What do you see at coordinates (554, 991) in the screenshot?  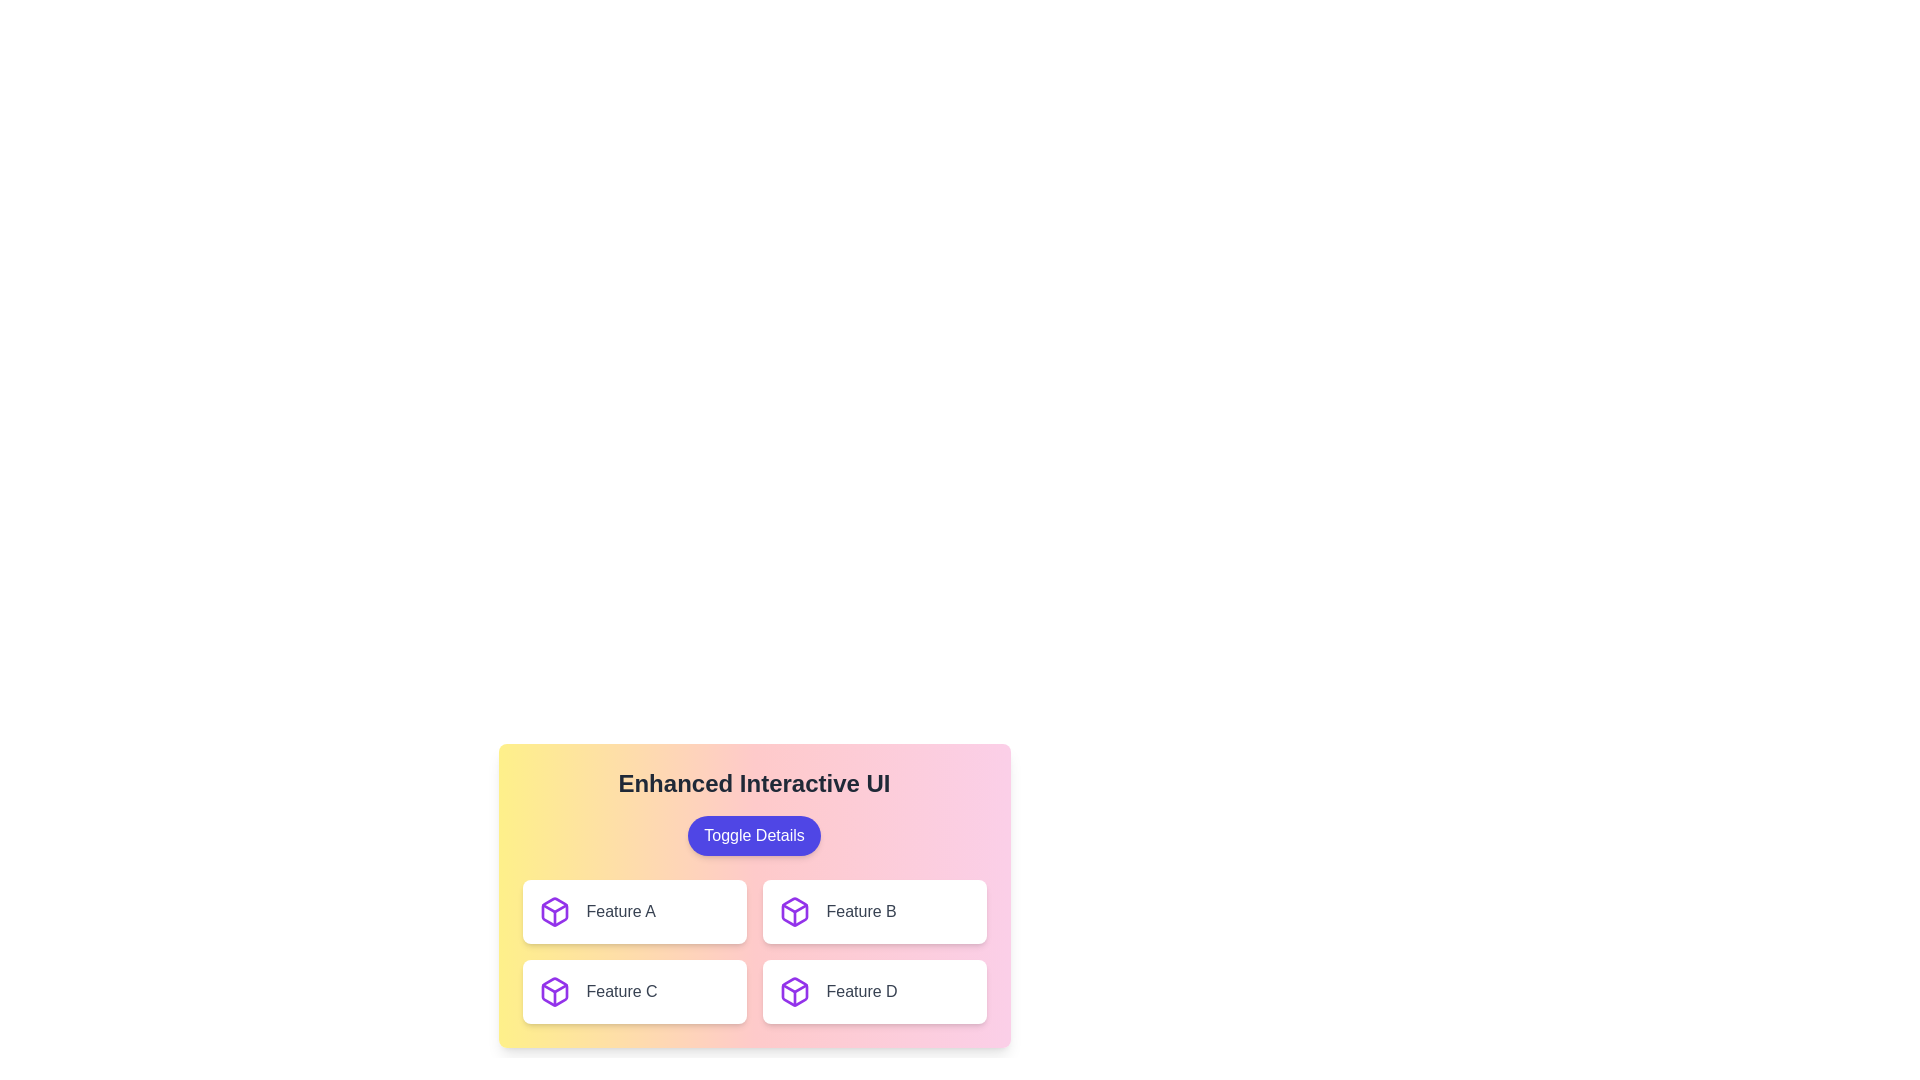 I see `the Icon rendered using SVG for 'Feature C', which is located in the bottom-left quadrant of the 'Enhanced Interactive UI' group, to the left of the label 'Feature C'` at bounding box center [554, 991].